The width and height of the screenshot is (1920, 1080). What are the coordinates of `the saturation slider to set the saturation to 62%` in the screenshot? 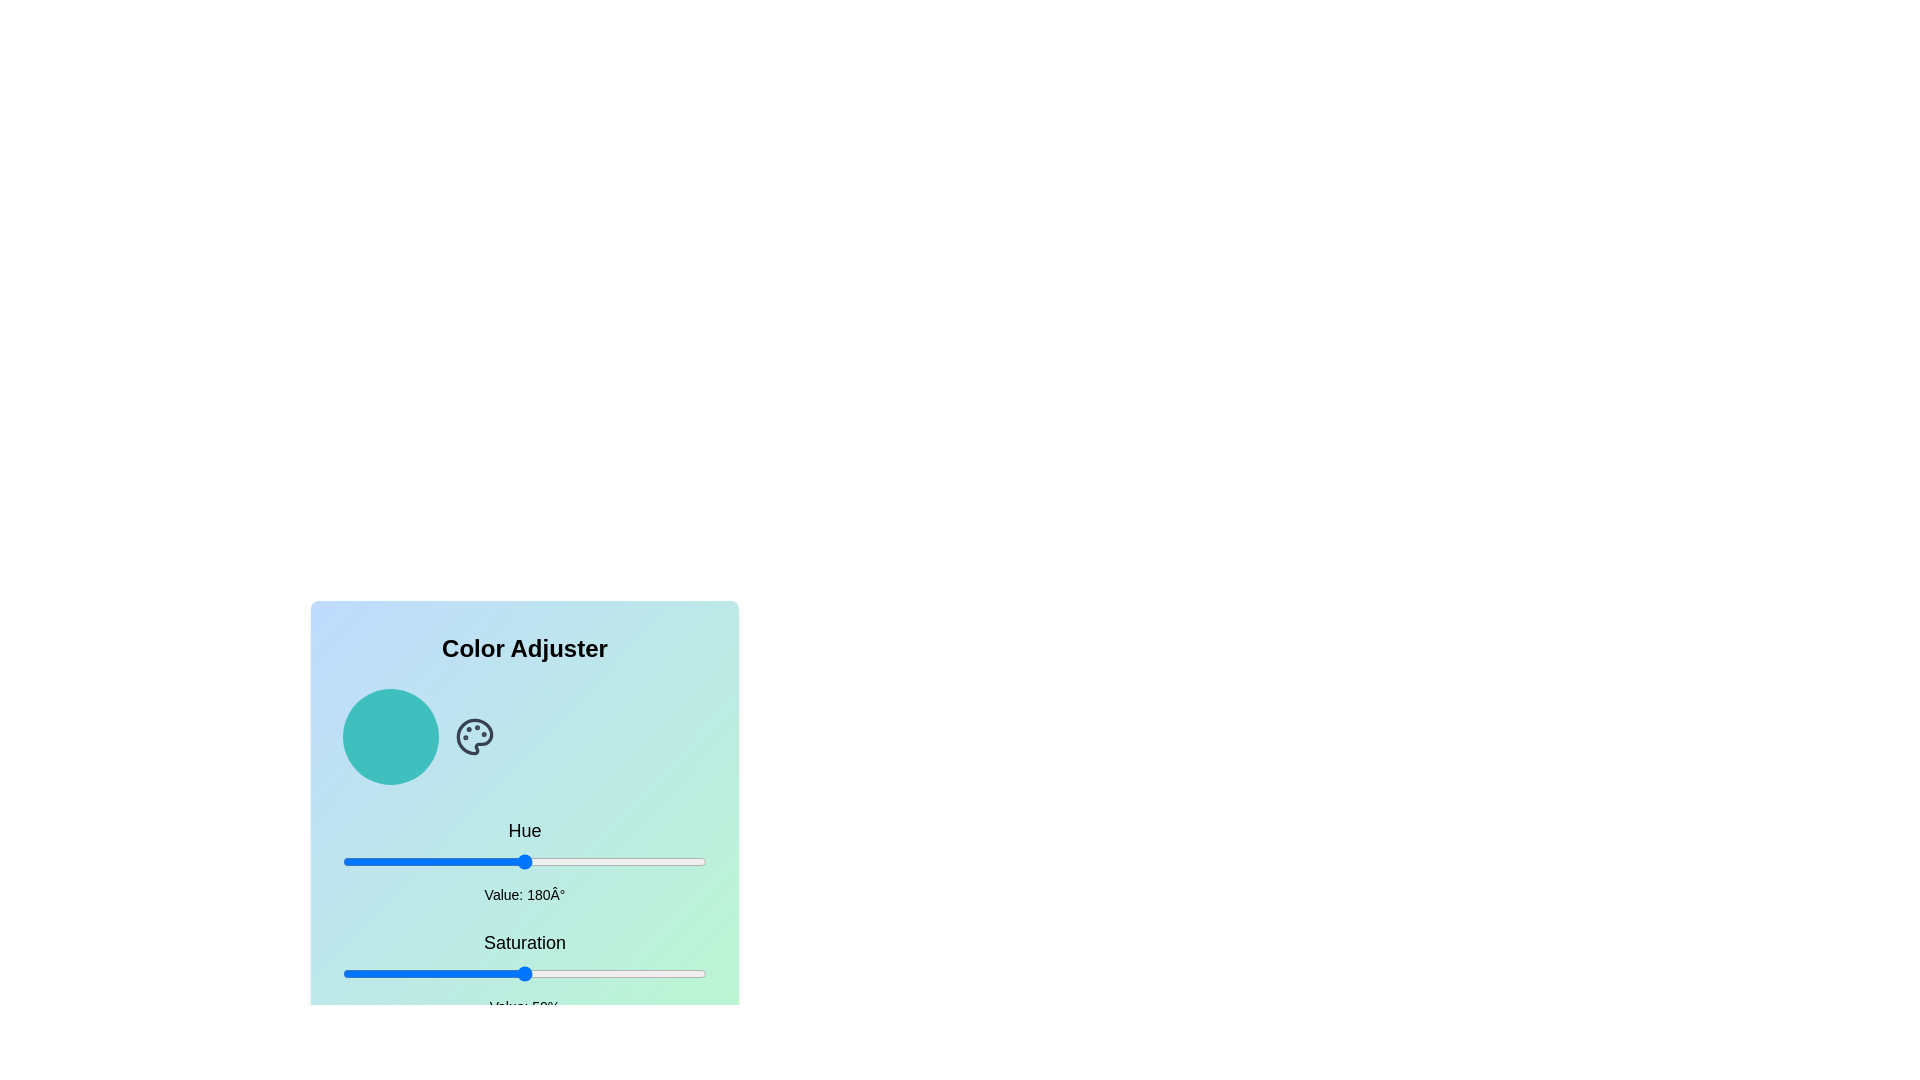 It's located at (567, 973).